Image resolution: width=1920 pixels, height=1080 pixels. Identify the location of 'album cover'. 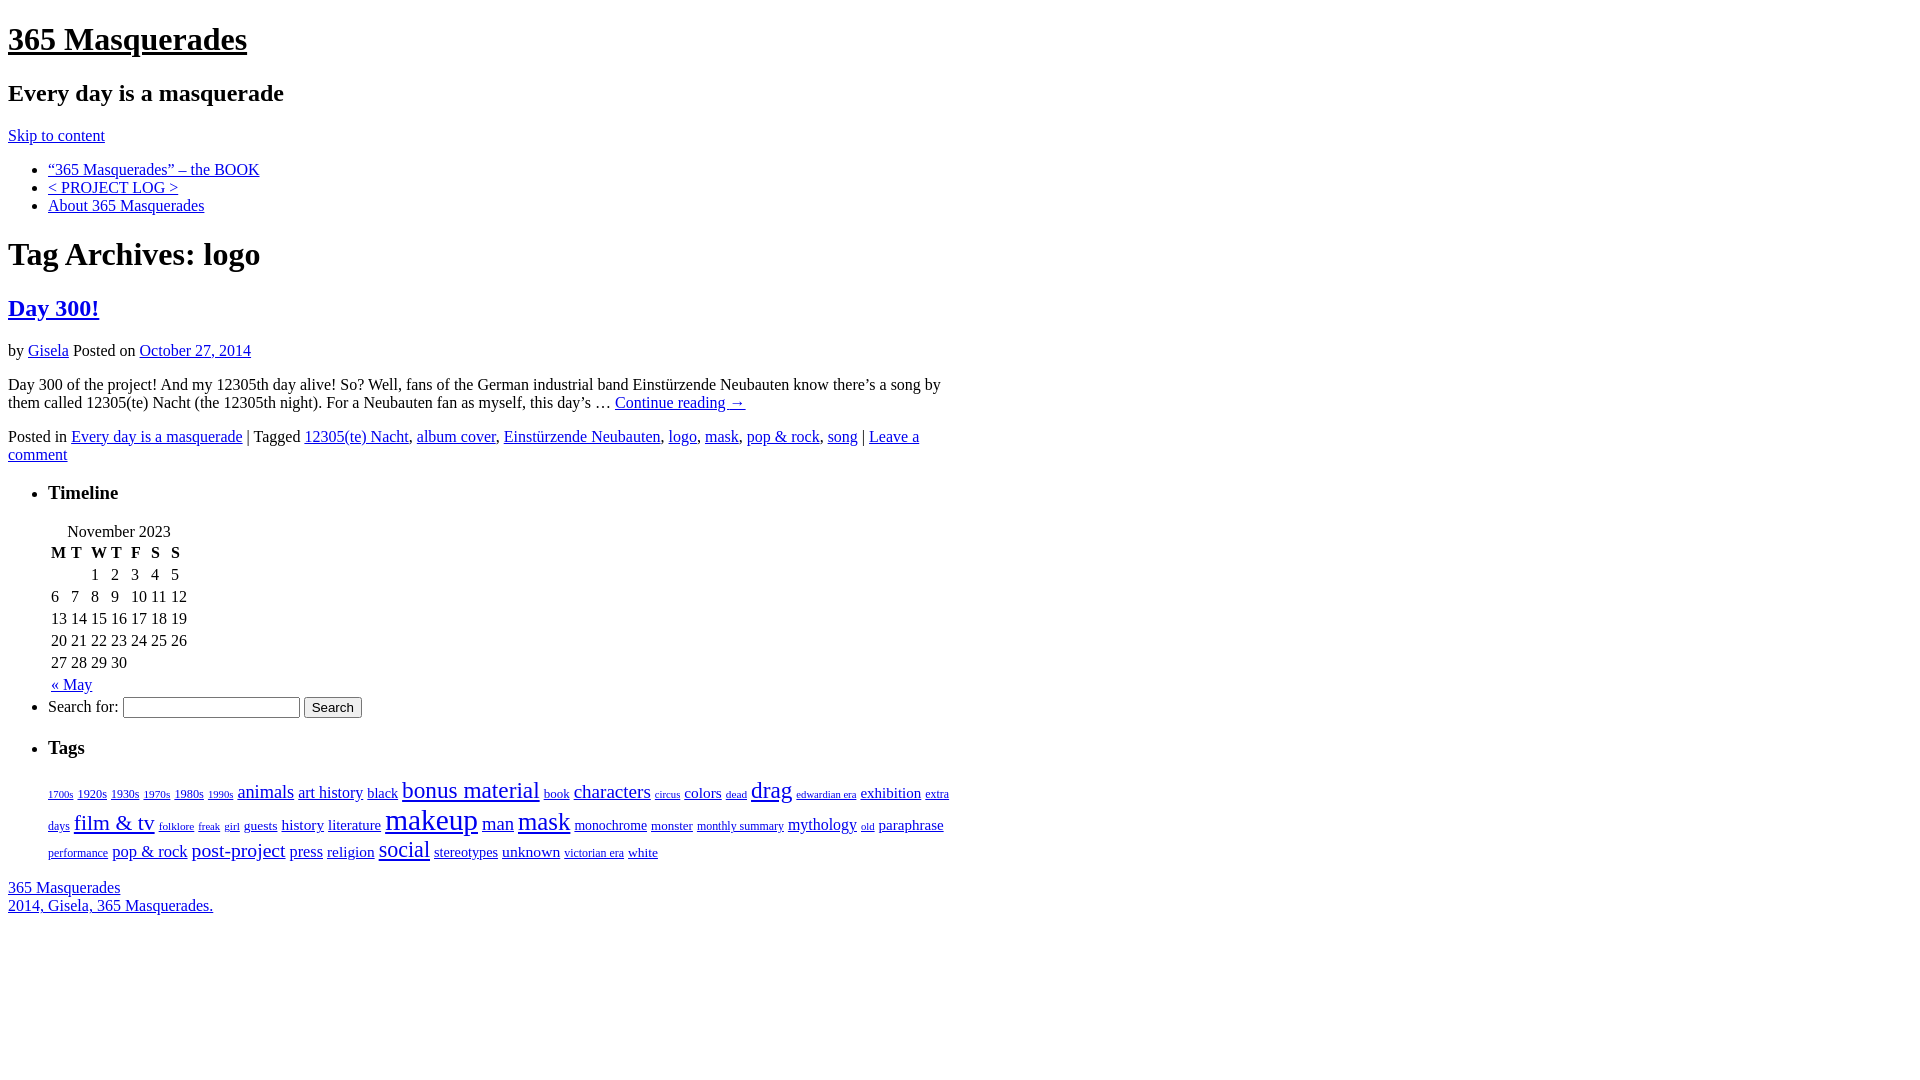
(455, 435).